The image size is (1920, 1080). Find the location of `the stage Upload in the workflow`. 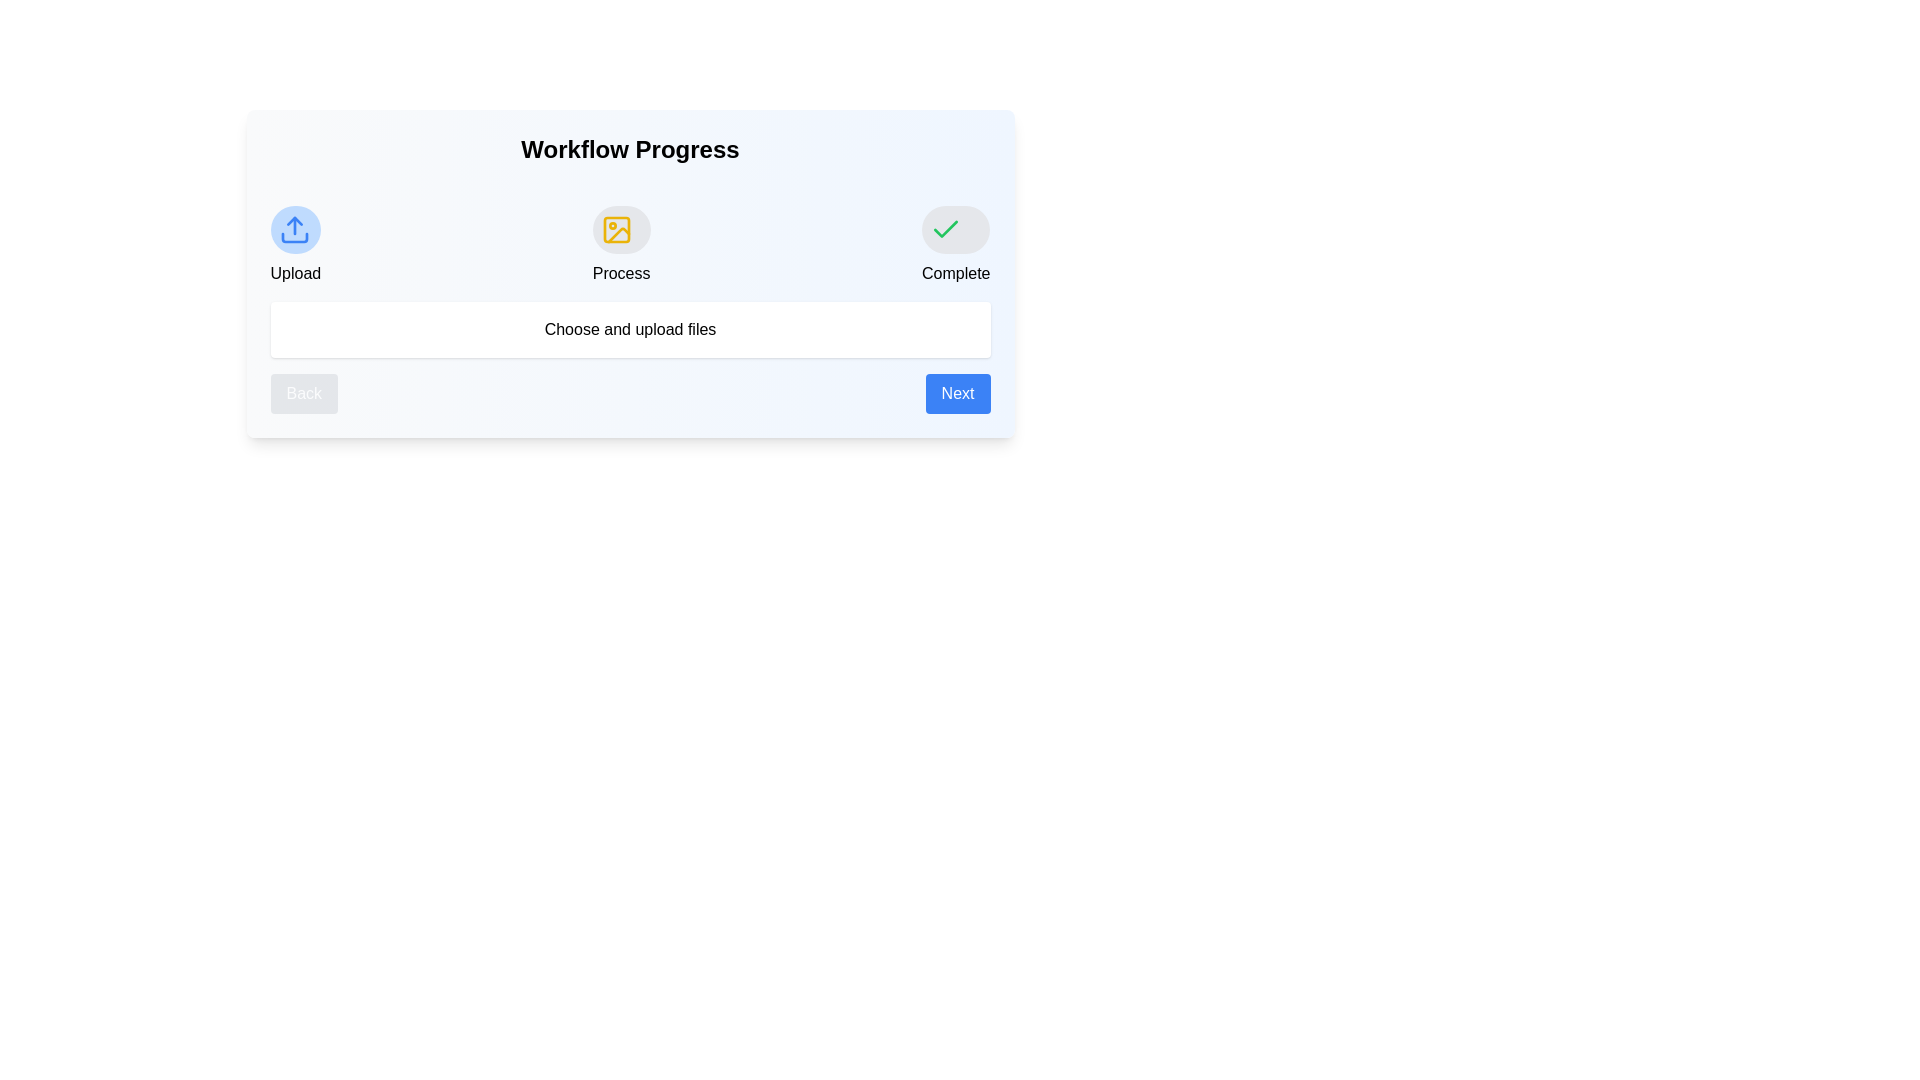

the stage Upload in the workflow is located at coordinates (293, 229).